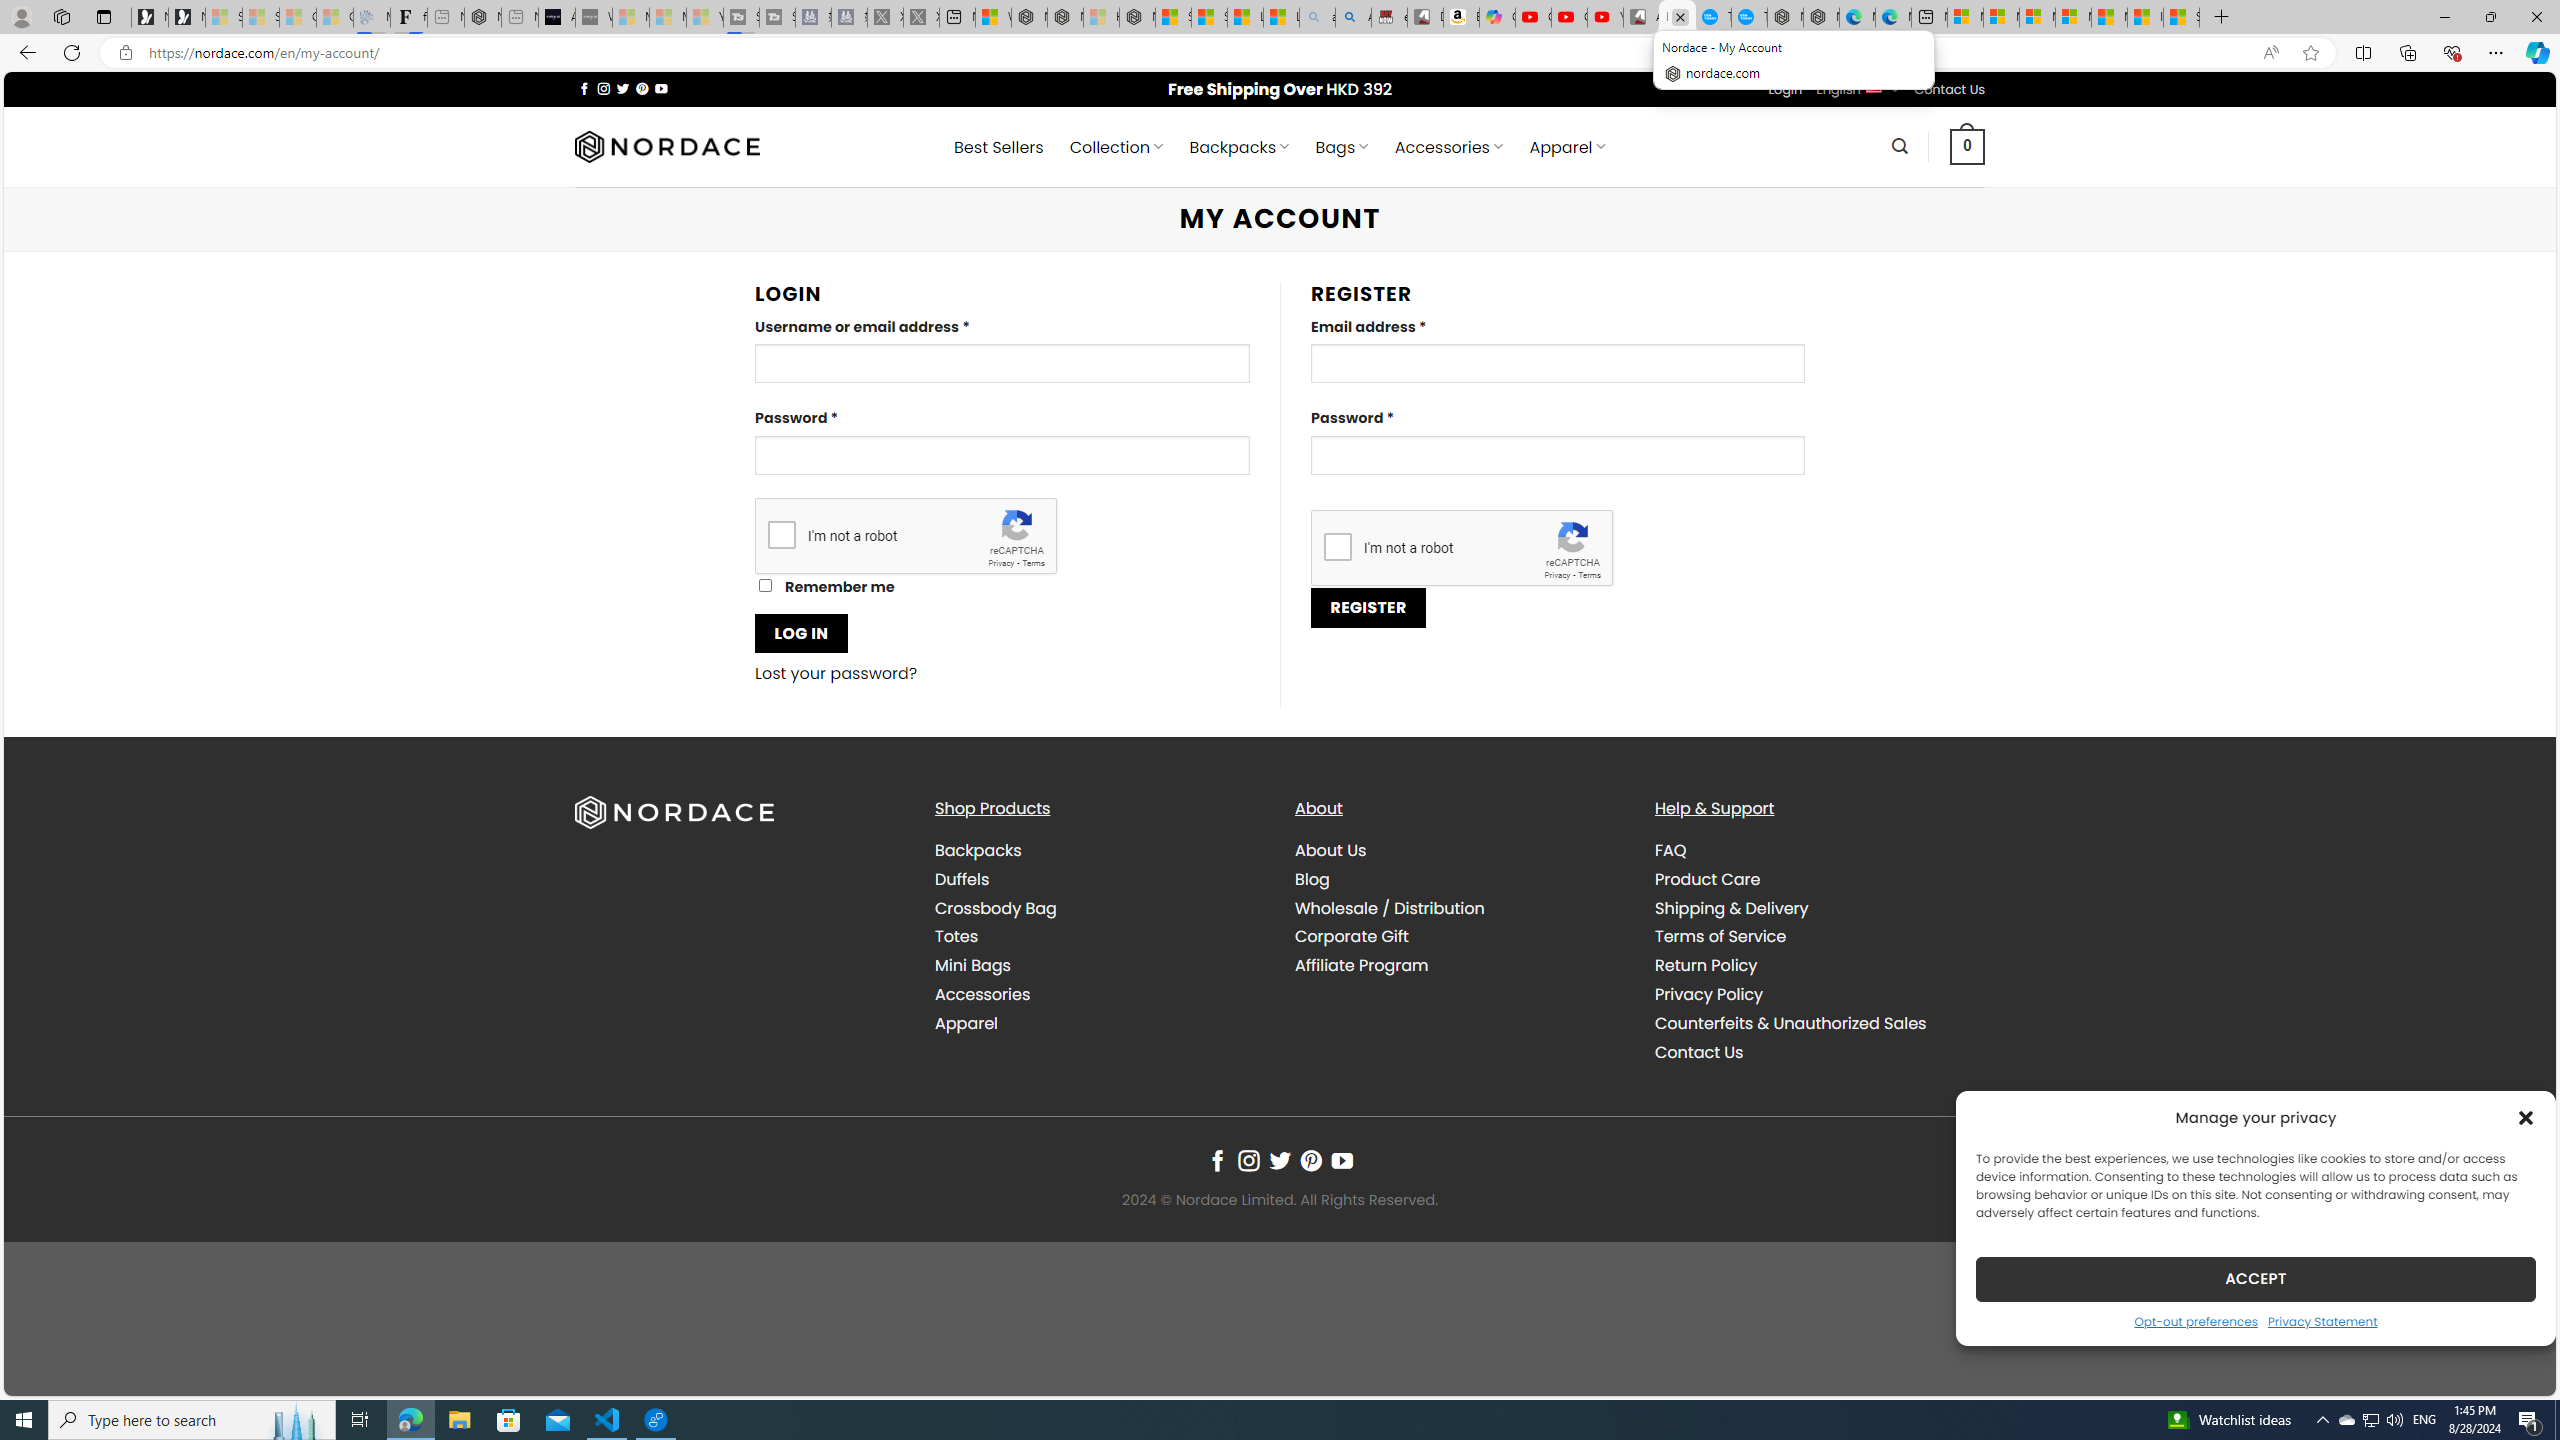 The image size is (2560, 1440). I want to click on 'Gloom - YouTube', so click(1569, 16).